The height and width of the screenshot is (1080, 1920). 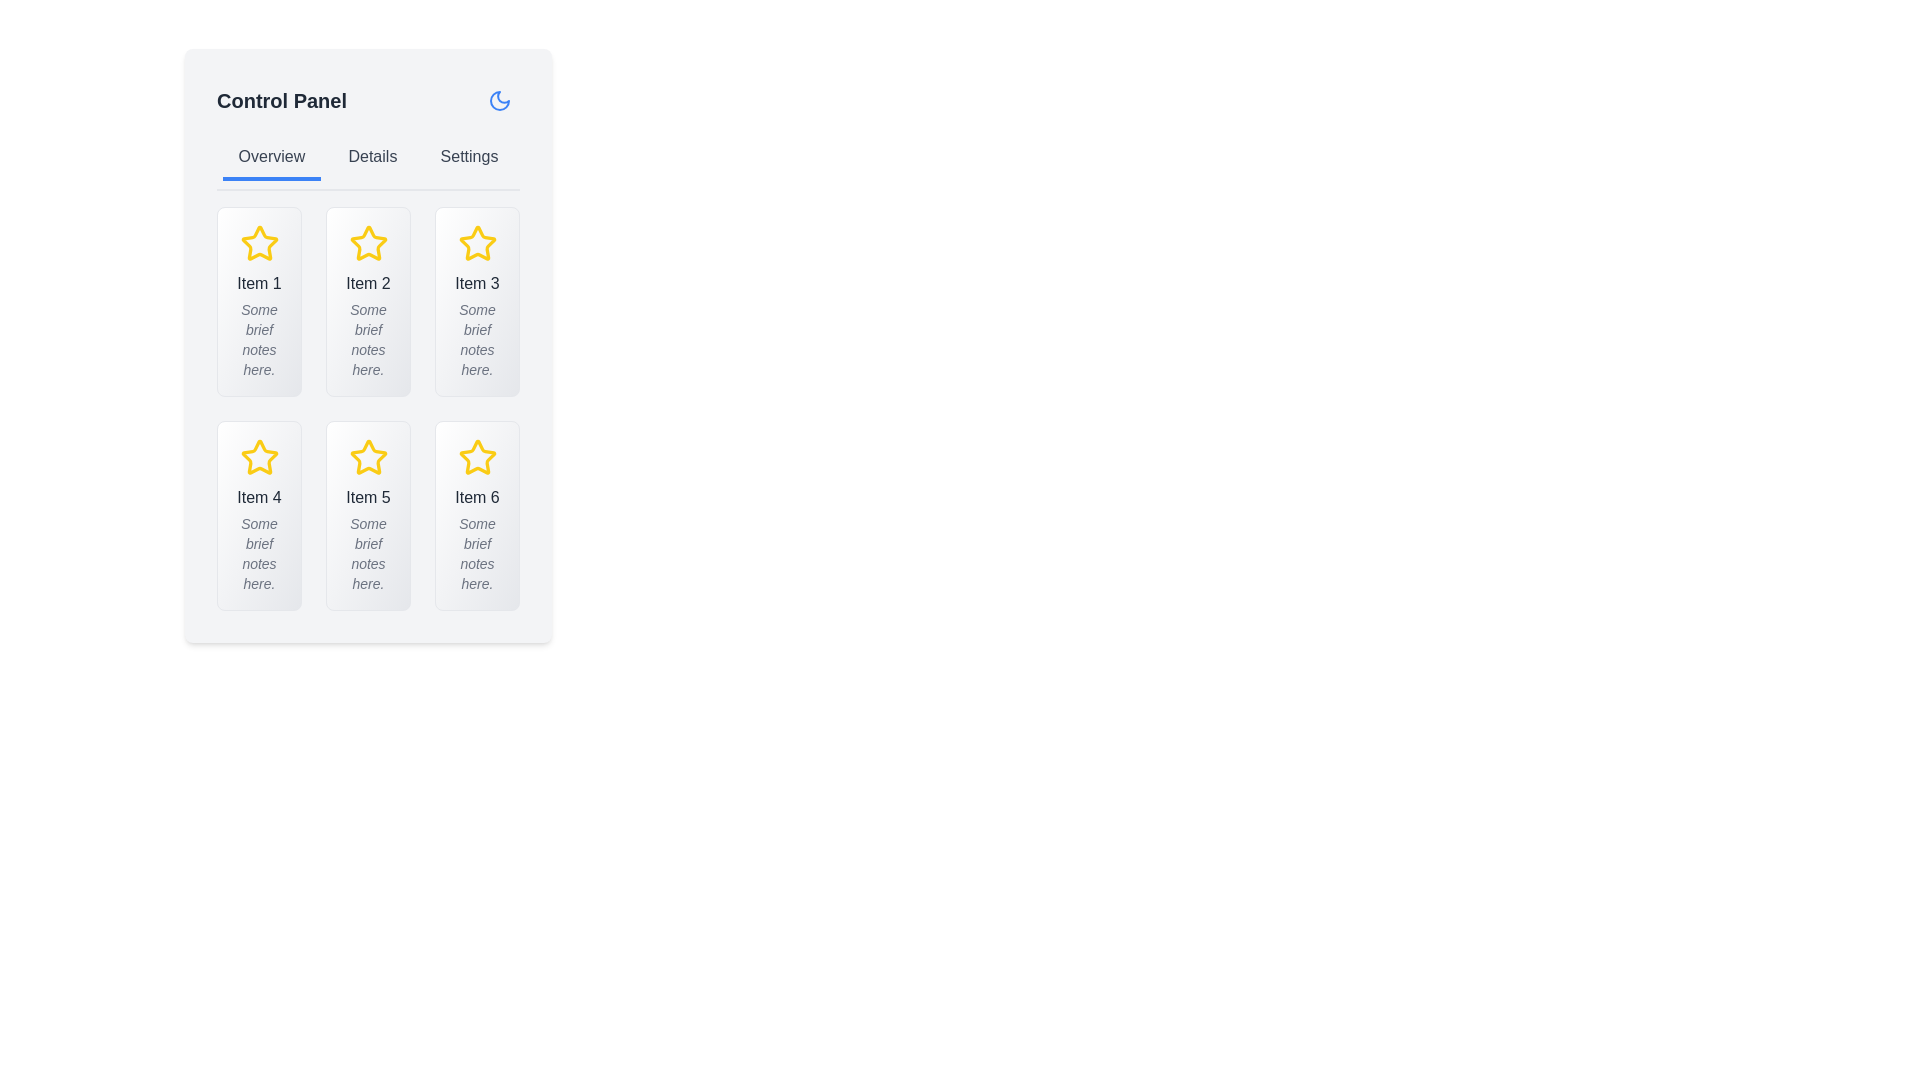 I want to click on the Text label displaying 'Item 1' in a medium grayish font, positioned in the top-left corner of a 2x3 grid layout, below a yellow star icon and above an italicized note, so click(x=258, y=284).